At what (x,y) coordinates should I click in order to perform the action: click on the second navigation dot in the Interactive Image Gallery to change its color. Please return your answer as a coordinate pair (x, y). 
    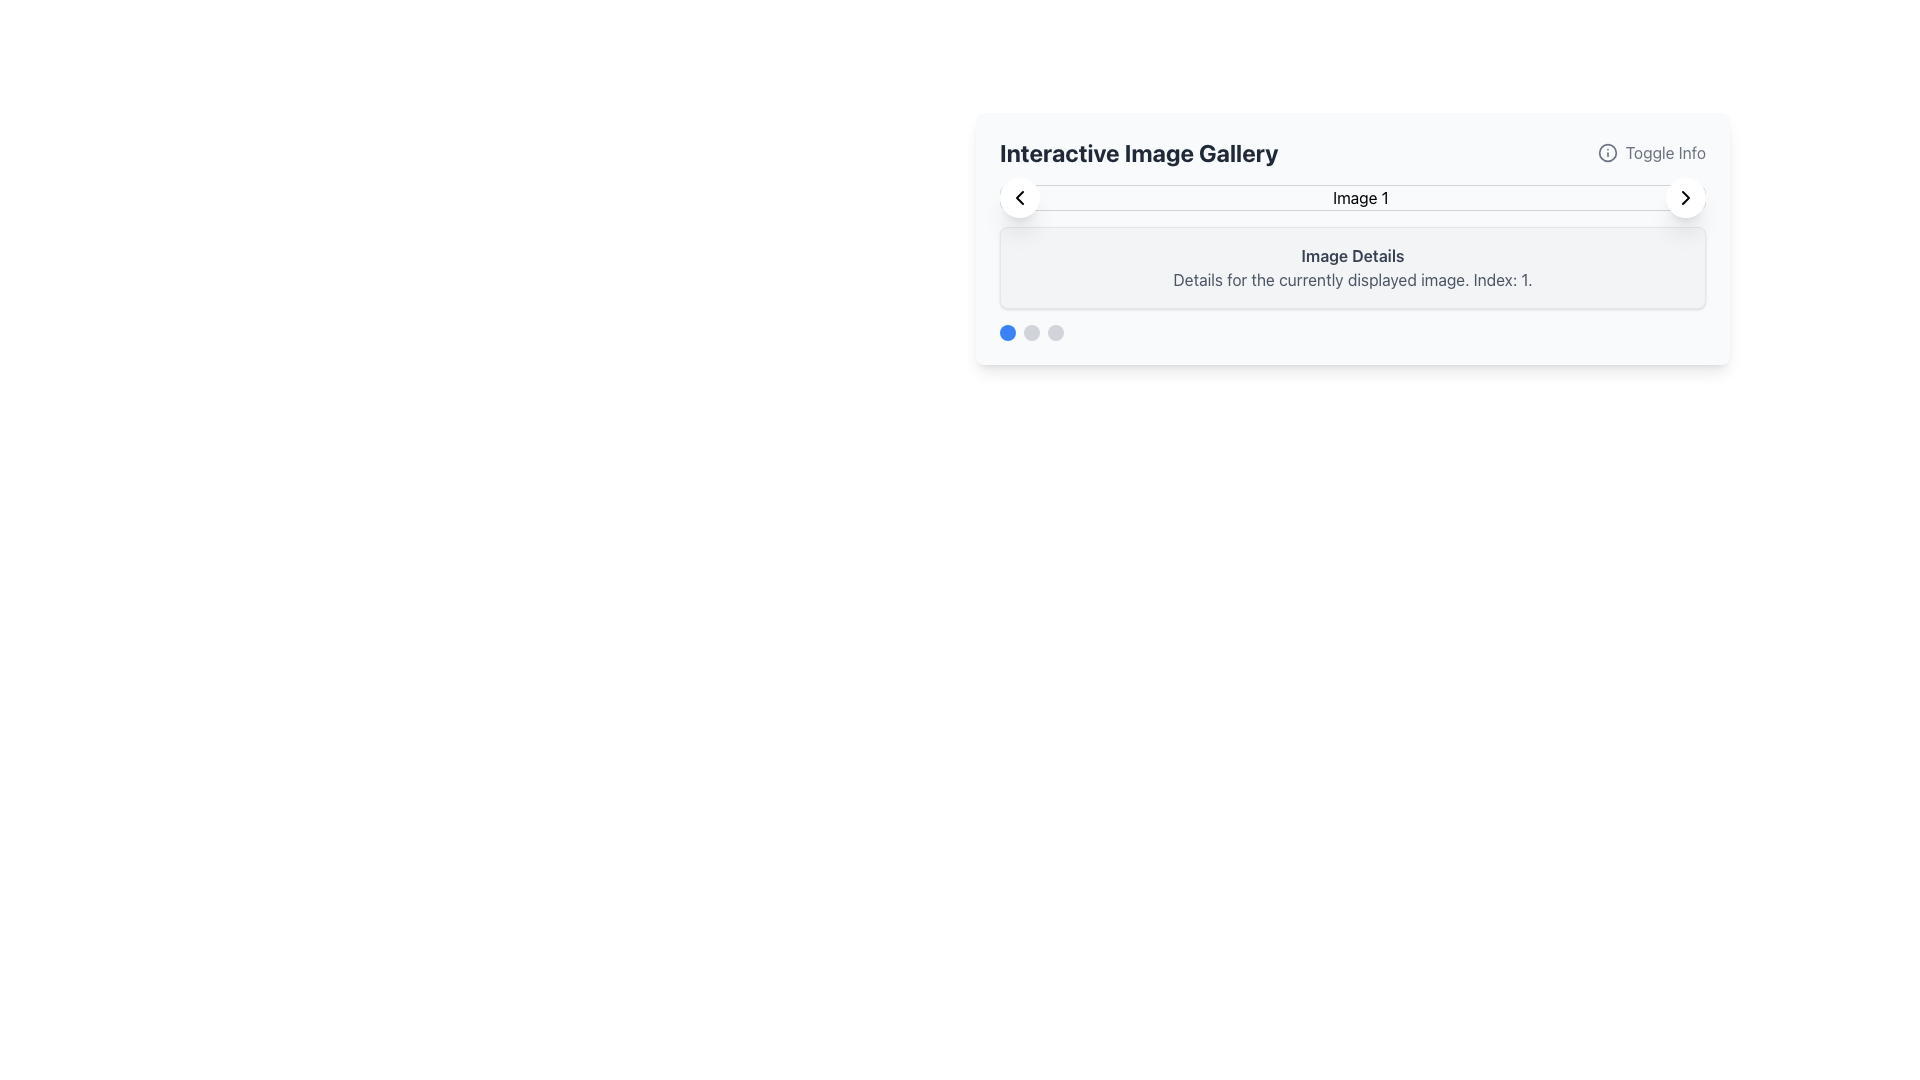
    Looking at the image, I should click on (1032, 331).